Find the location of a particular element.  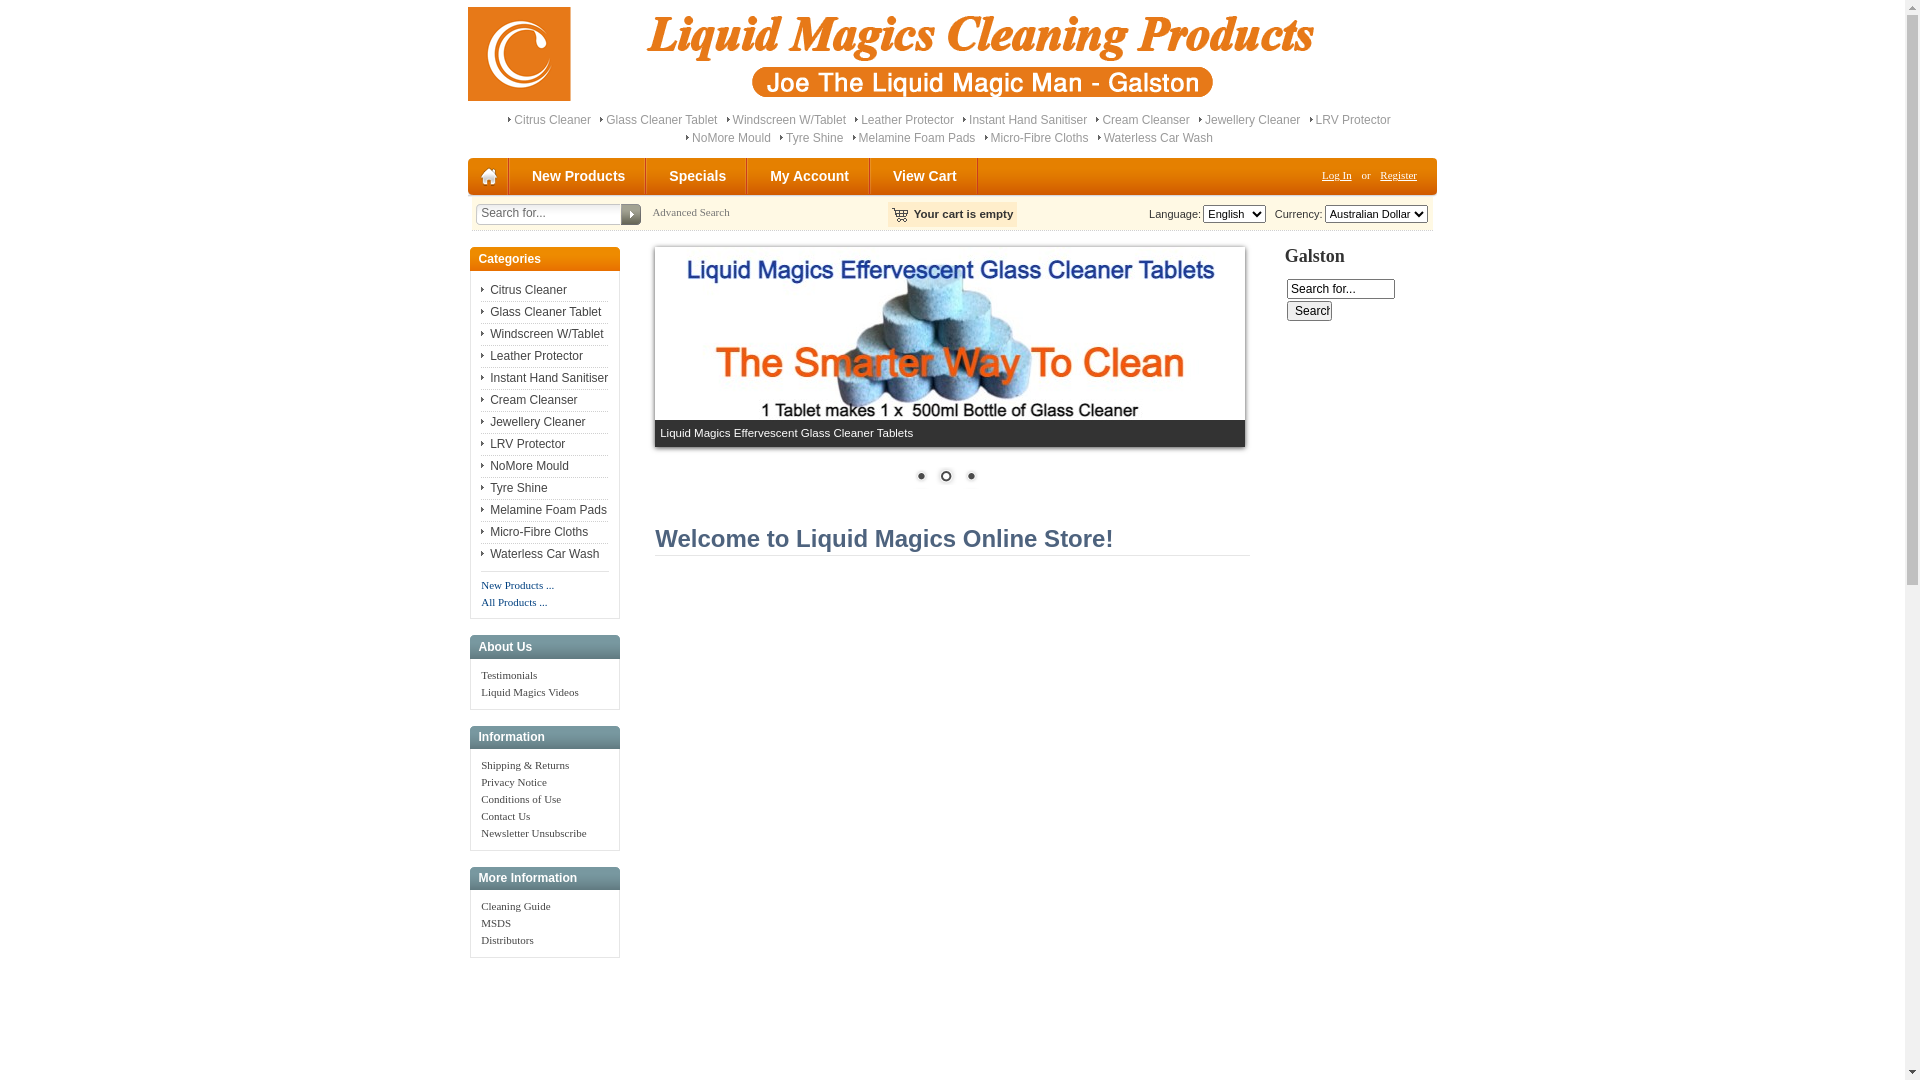

'Shipping & Returns' is located at coordinates (524, 764).